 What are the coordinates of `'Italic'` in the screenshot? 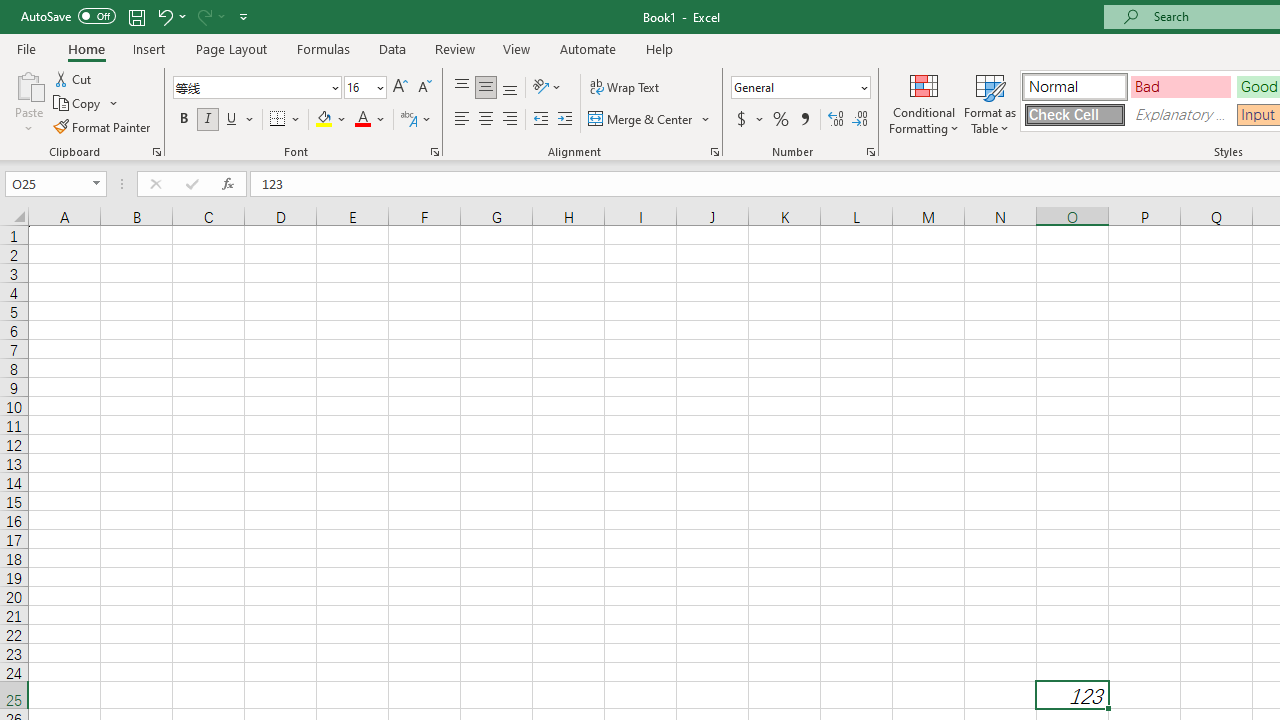 It's located at (208, 119).